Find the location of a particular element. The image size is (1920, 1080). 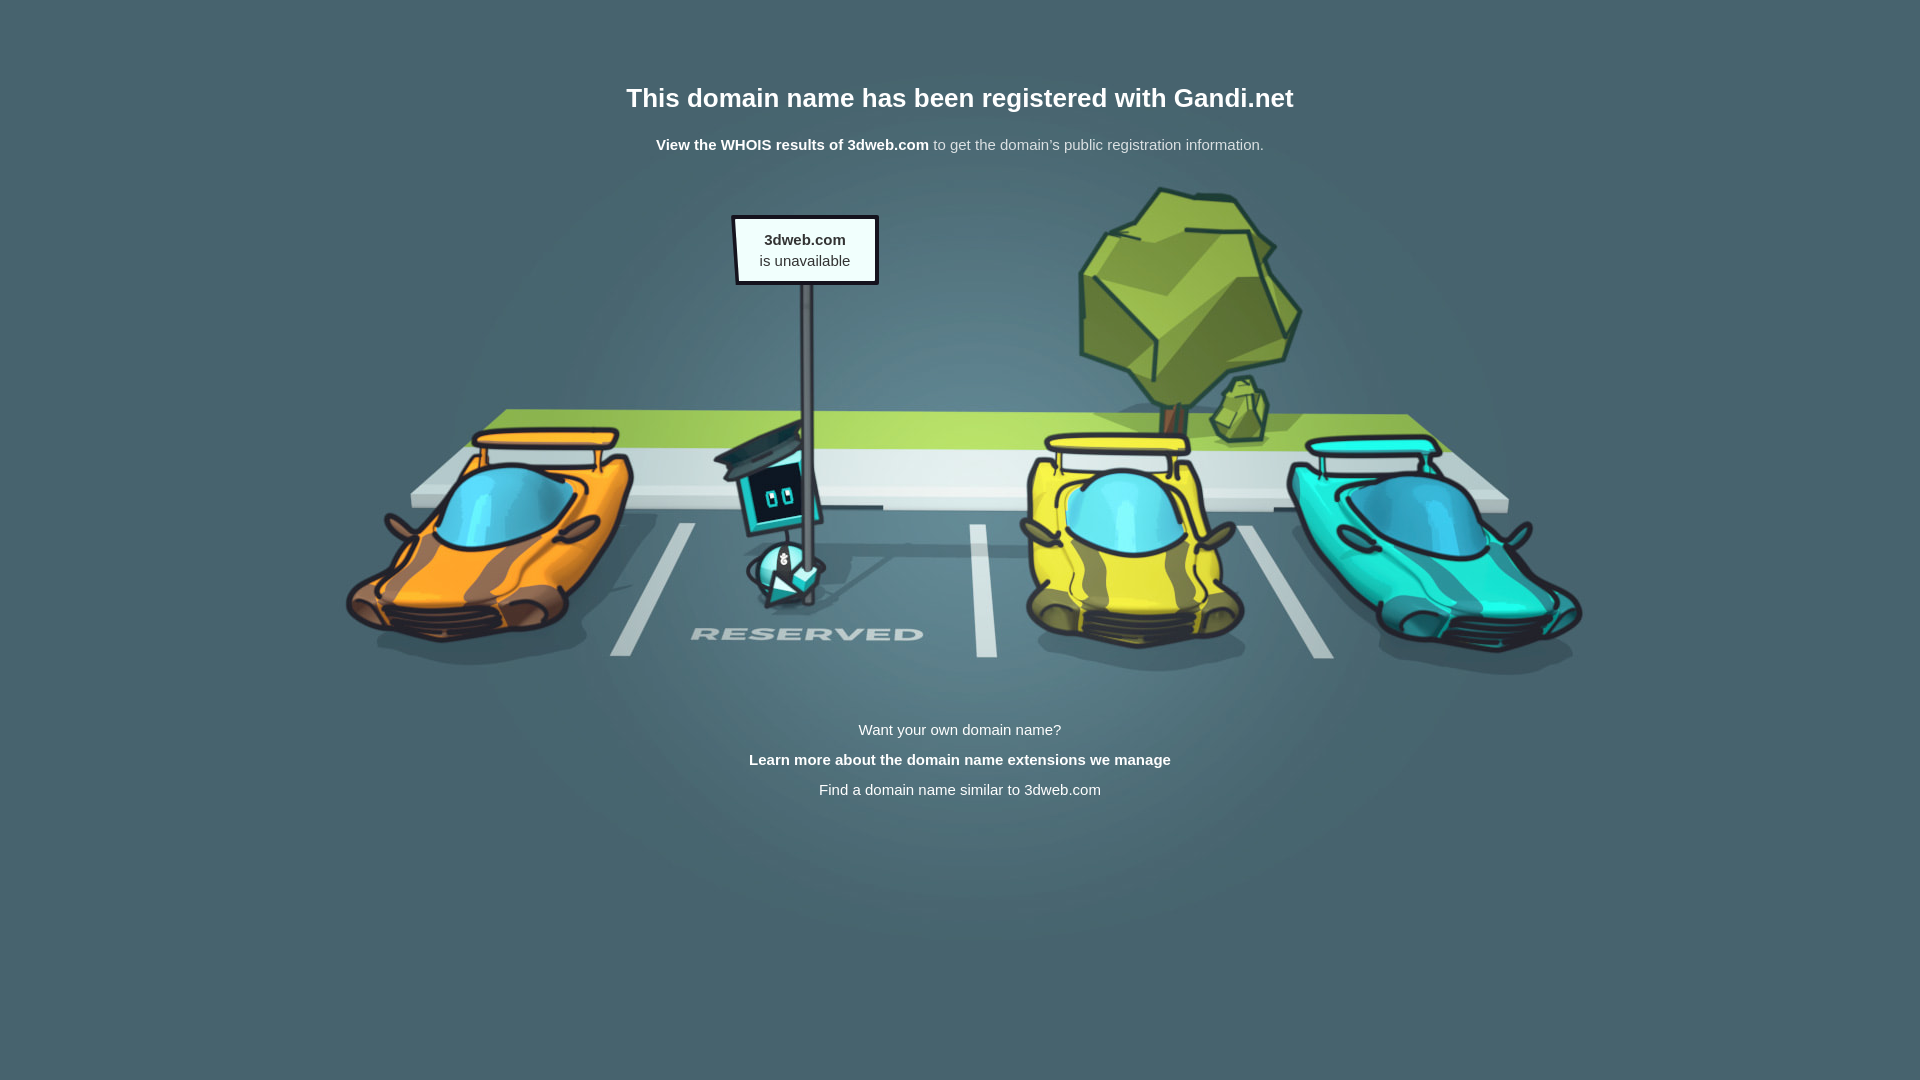

'View the WHOIS results of 3dweb.com' is located at coordinates (791, 143).